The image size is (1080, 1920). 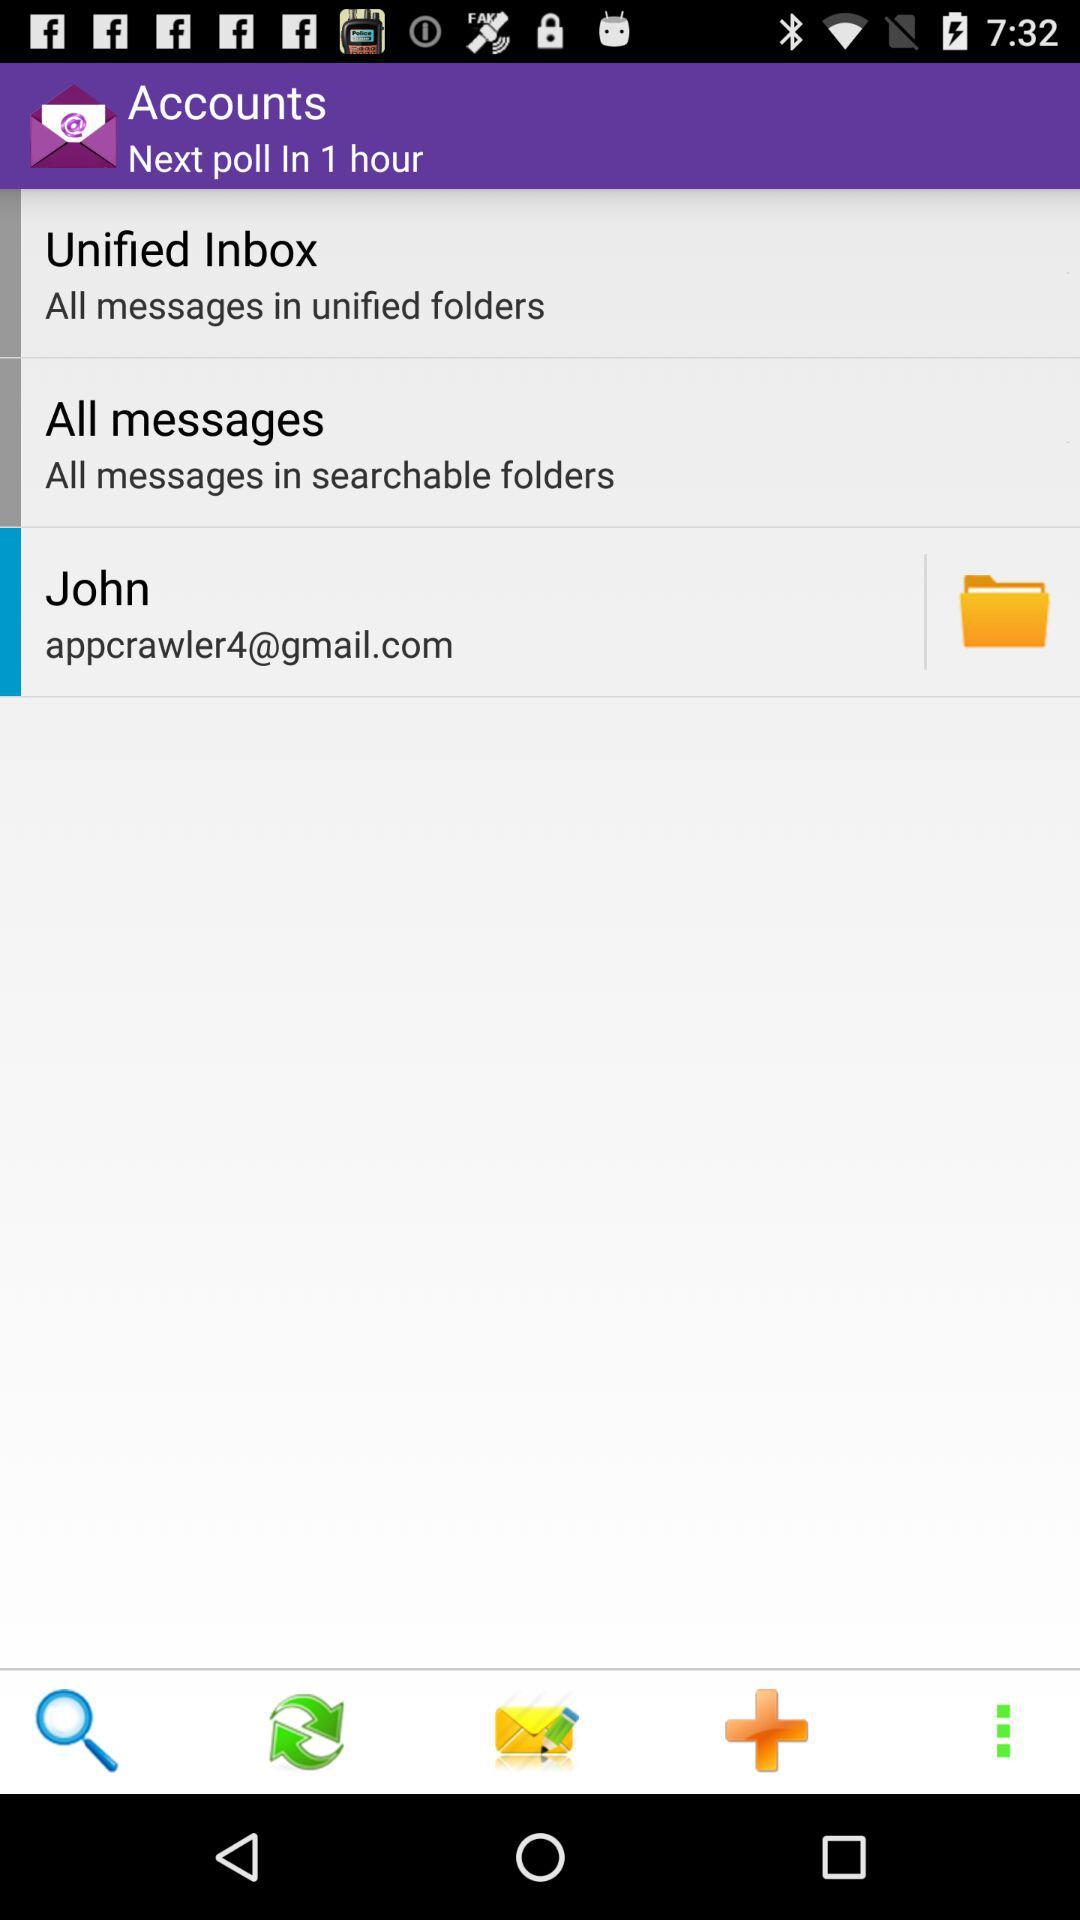 What do you see at coordinates (1004, 610) in the screenshot?
I see `open mail` at bounding box center [1004, 610].